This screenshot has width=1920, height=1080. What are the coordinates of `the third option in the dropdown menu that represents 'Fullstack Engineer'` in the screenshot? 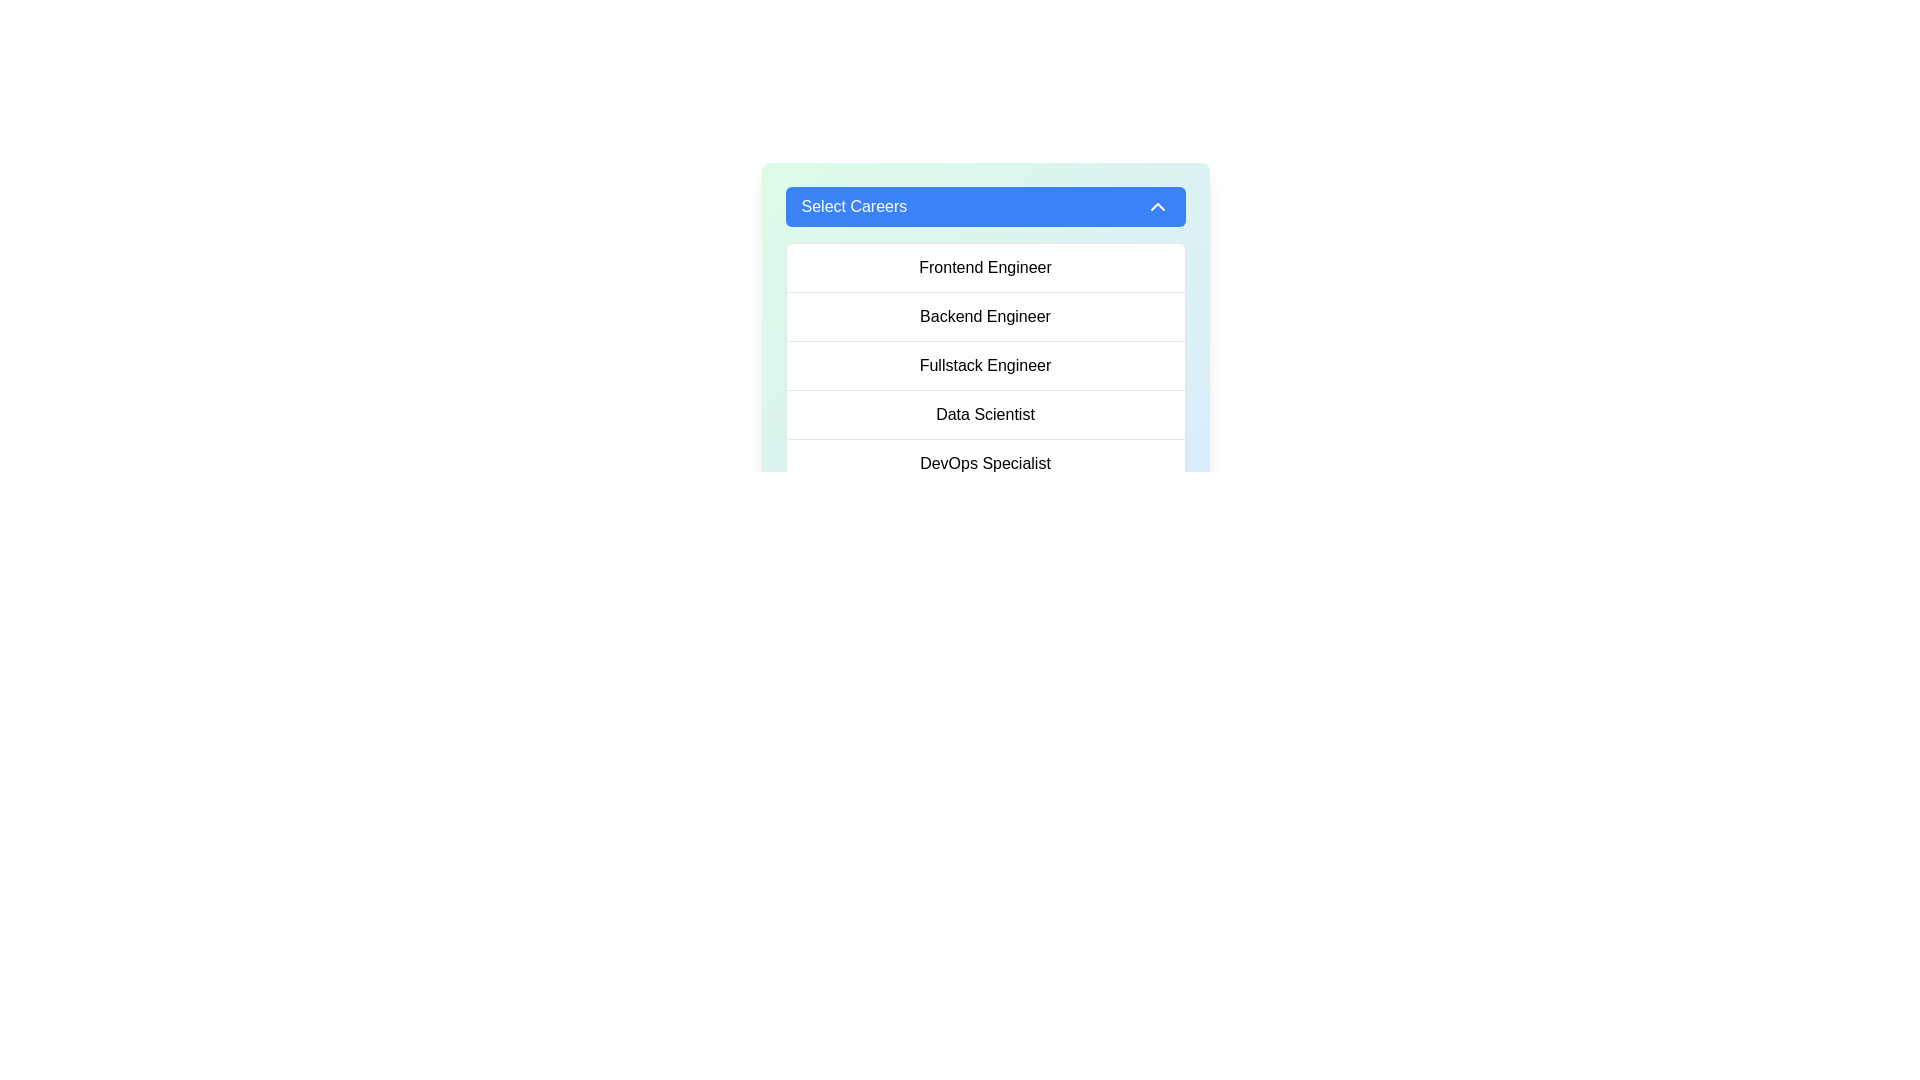 It's located at (985, 366).